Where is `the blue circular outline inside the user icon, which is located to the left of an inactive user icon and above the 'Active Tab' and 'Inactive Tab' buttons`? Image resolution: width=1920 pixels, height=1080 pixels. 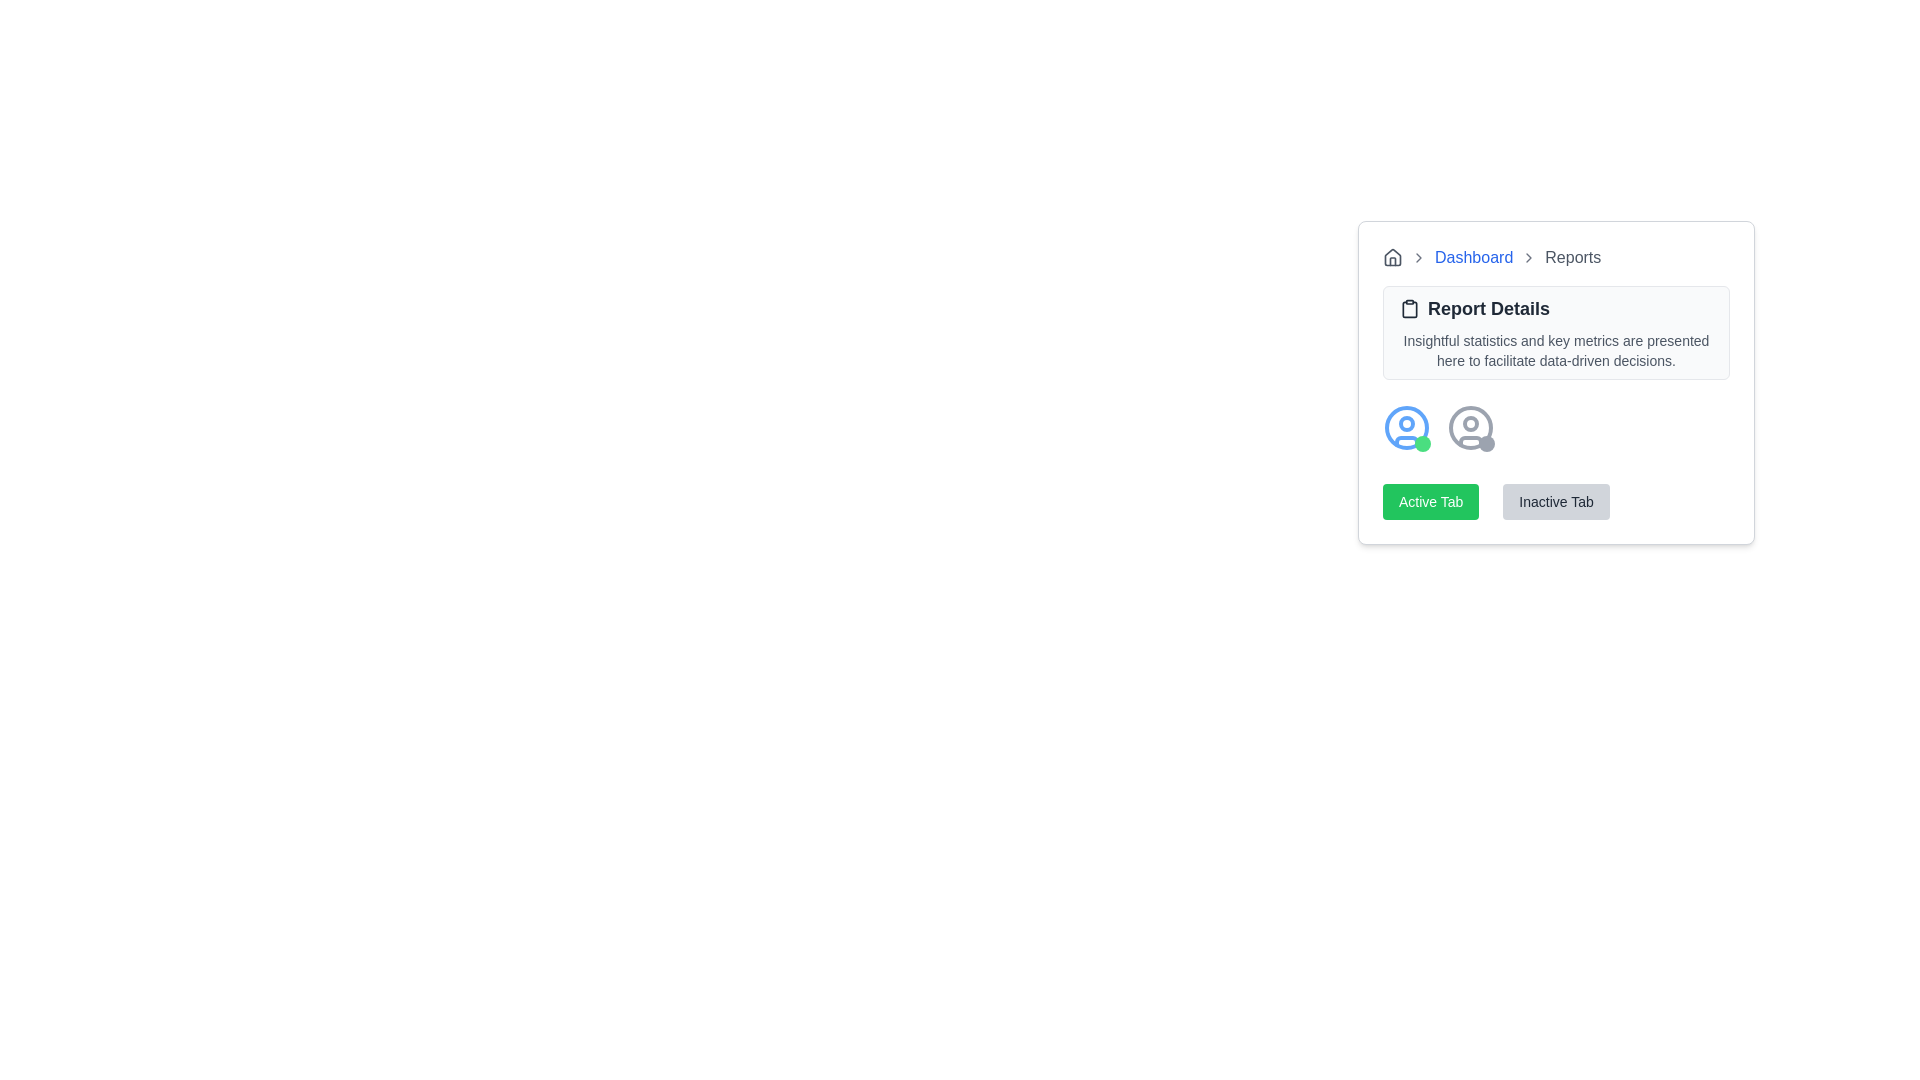 the blue circular outline inside the user icon, which is located to the left of an inactive user icon and above the 'Active Tab' and 'Inactive Tab' buttons is located at coordinates (1405, 427).